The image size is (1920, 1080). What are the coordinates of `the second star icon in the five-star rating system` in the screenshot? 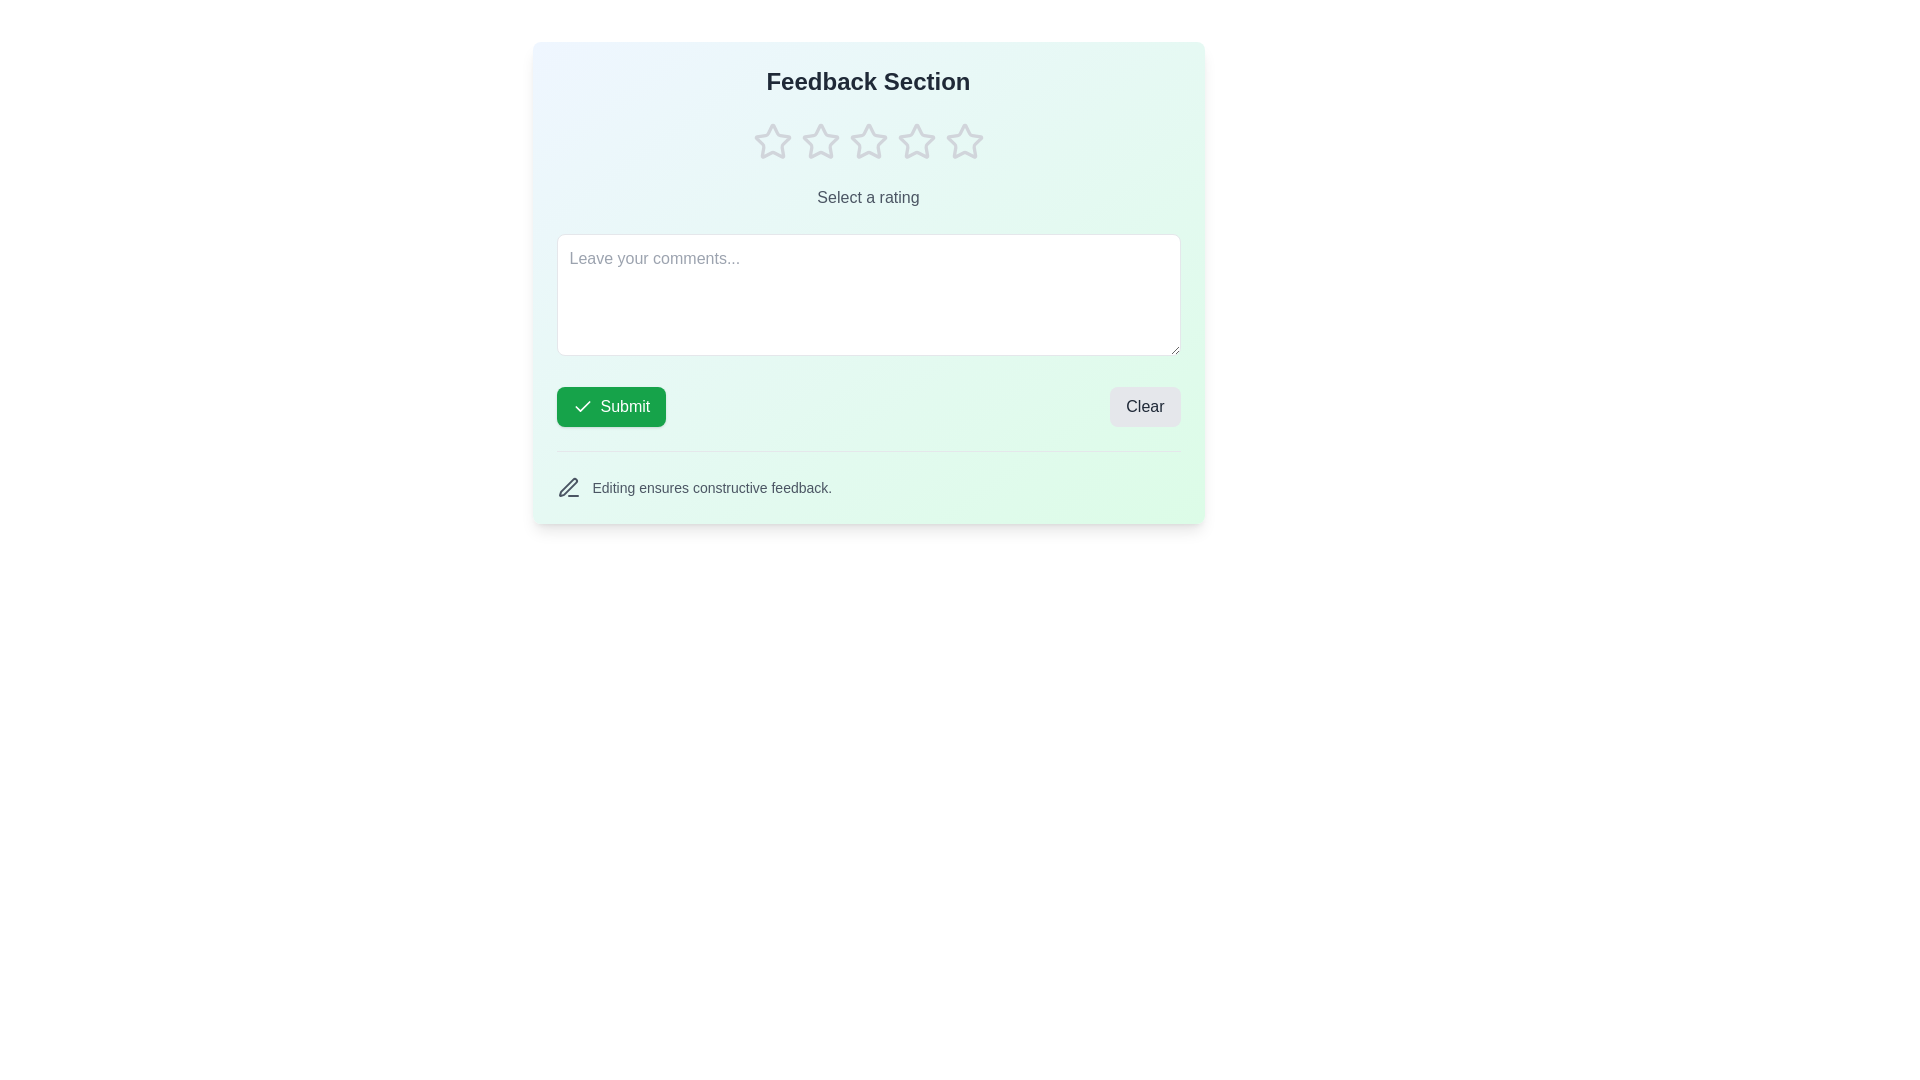 It's located at (868, 140).